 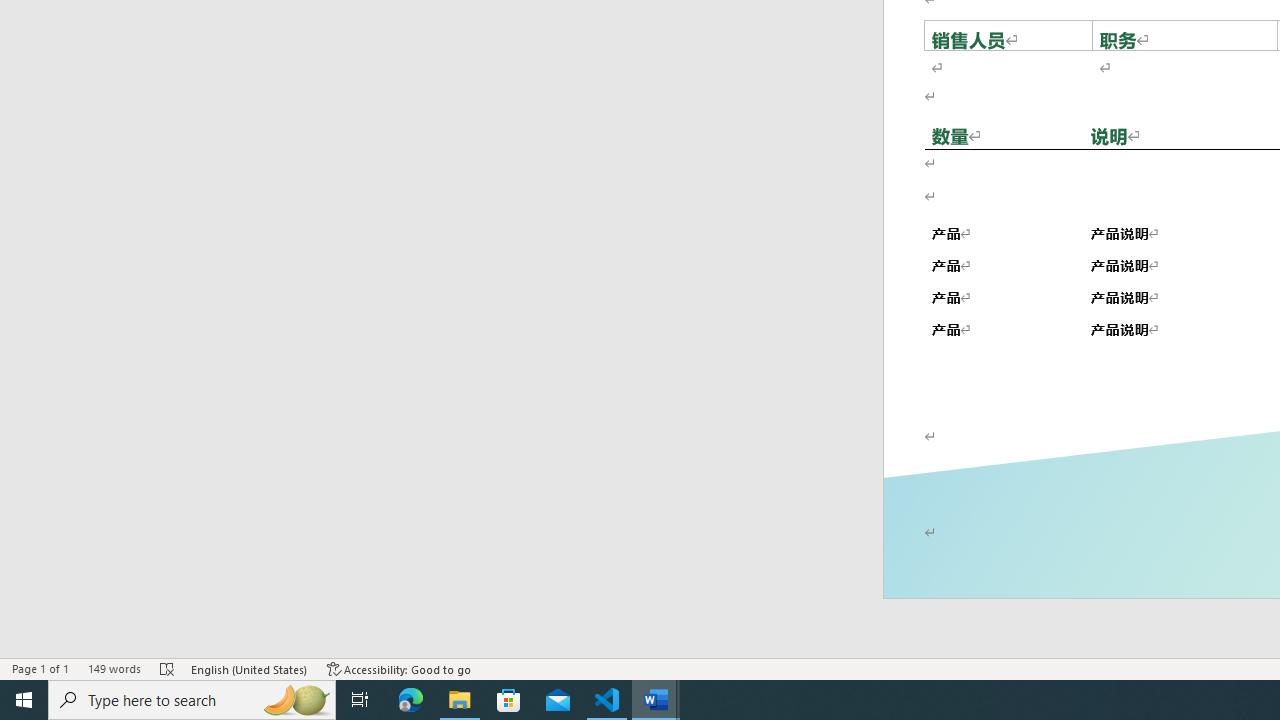 I want to click on 'Page Number Page 1 of 1', so click(x=40, y=669).